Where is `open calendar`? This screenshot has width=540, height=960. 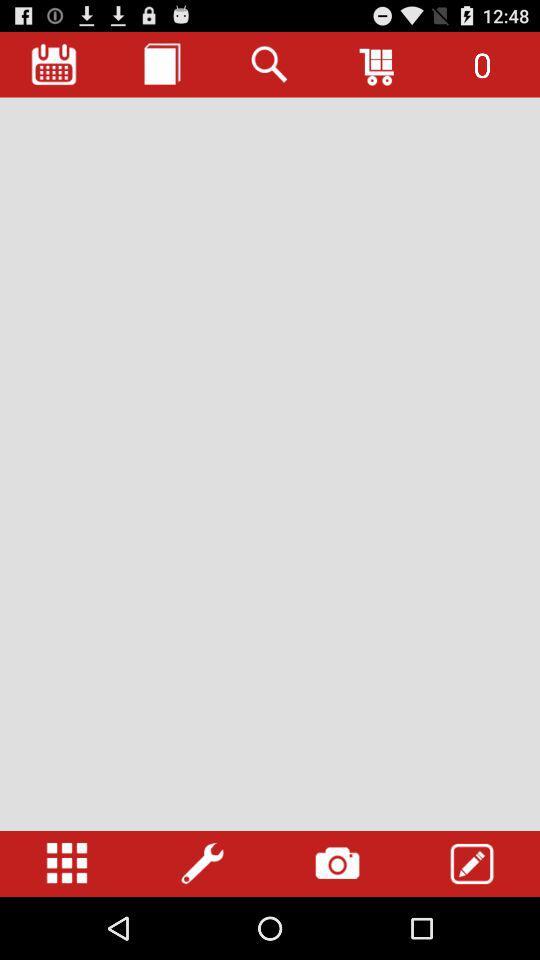 open calendar is located at coordinates (54, 64).